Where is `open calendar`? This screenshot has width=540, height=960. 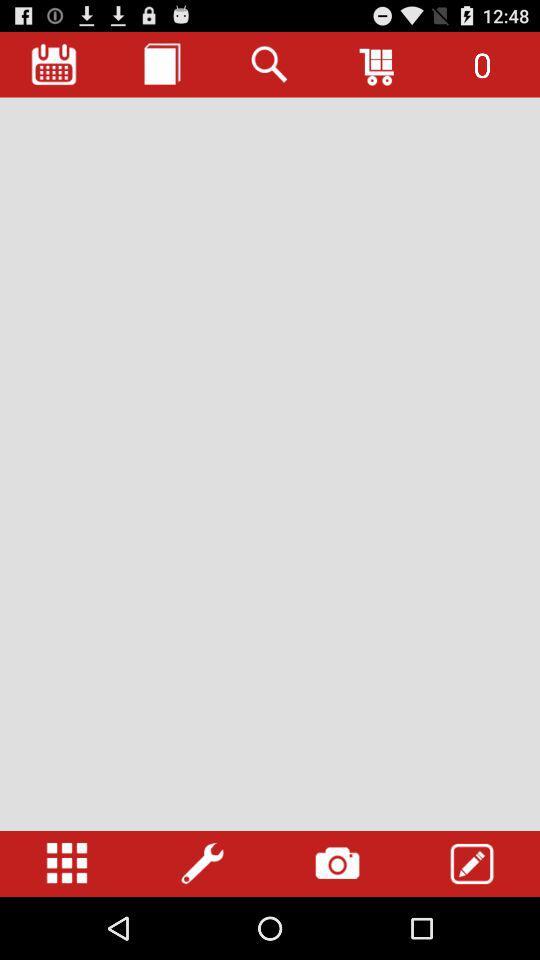 open calendar is located at coordinates (54, 64).